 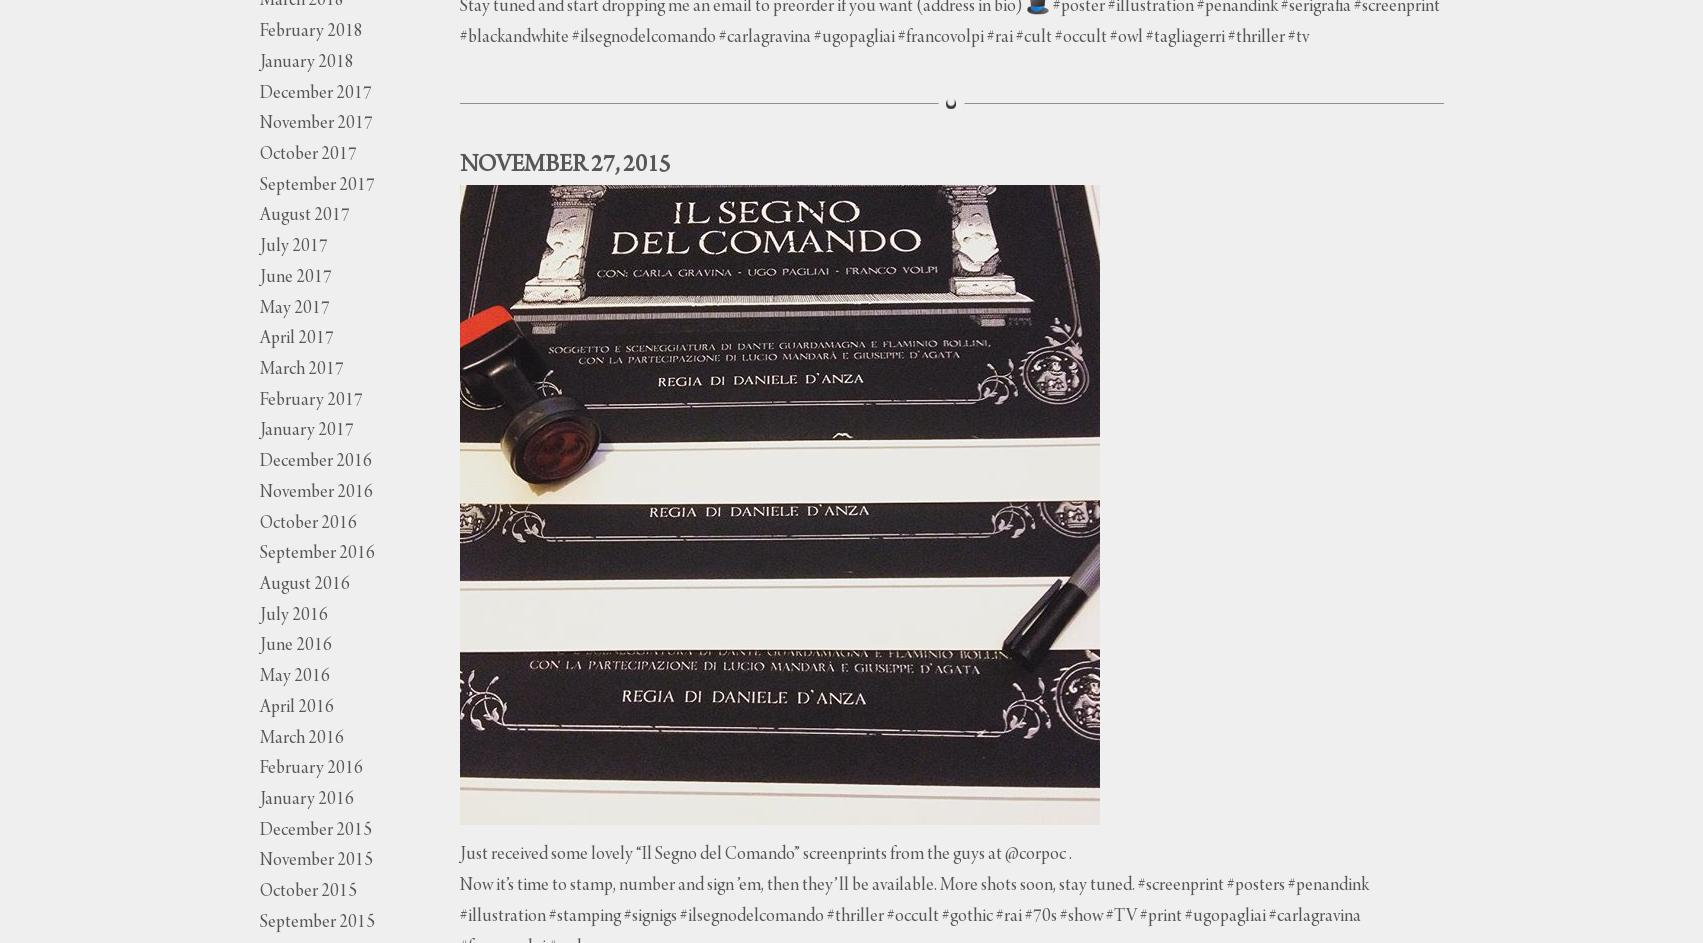 I want to click on 'June 2017', so click(x=293, y=276).